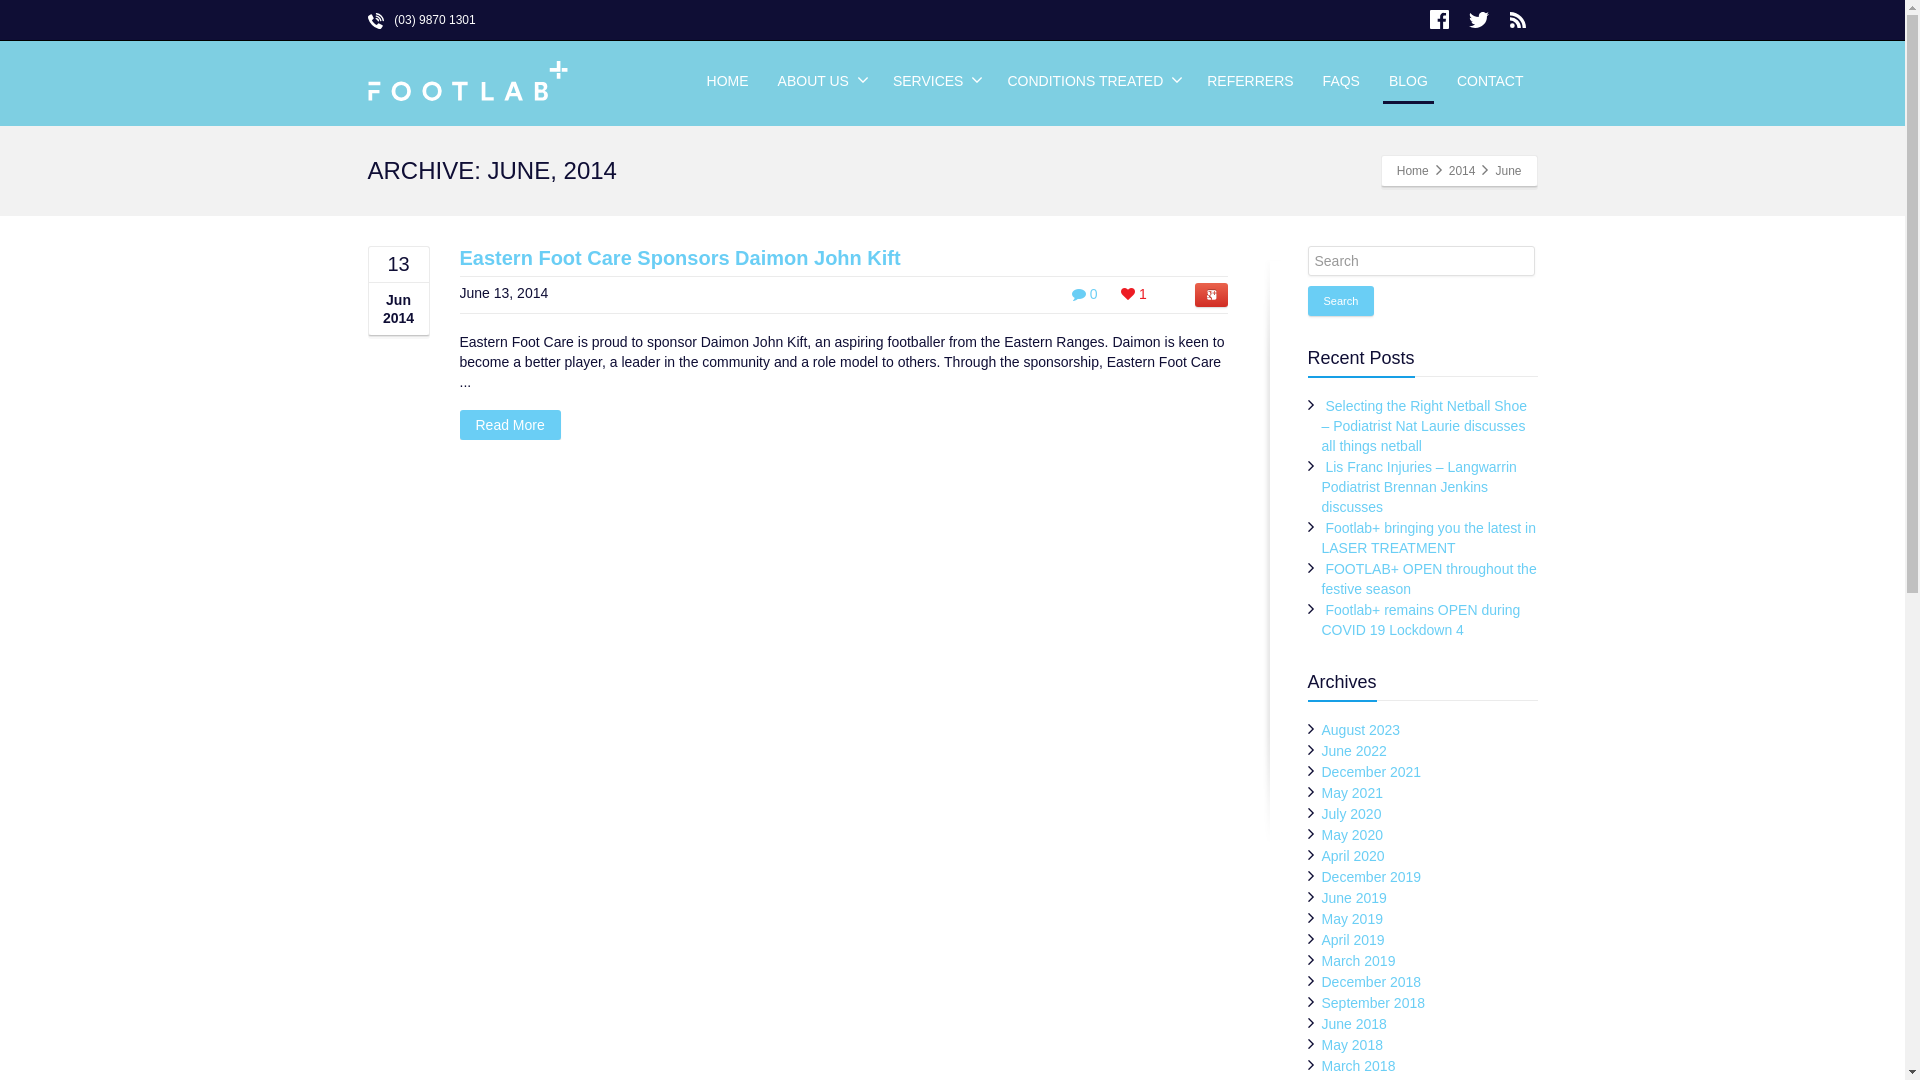 This screenshot has width=1920, height=1080. Describe the element at coordinates (1371, 981) in the screenshot. I see `'December 2018'` at that location.